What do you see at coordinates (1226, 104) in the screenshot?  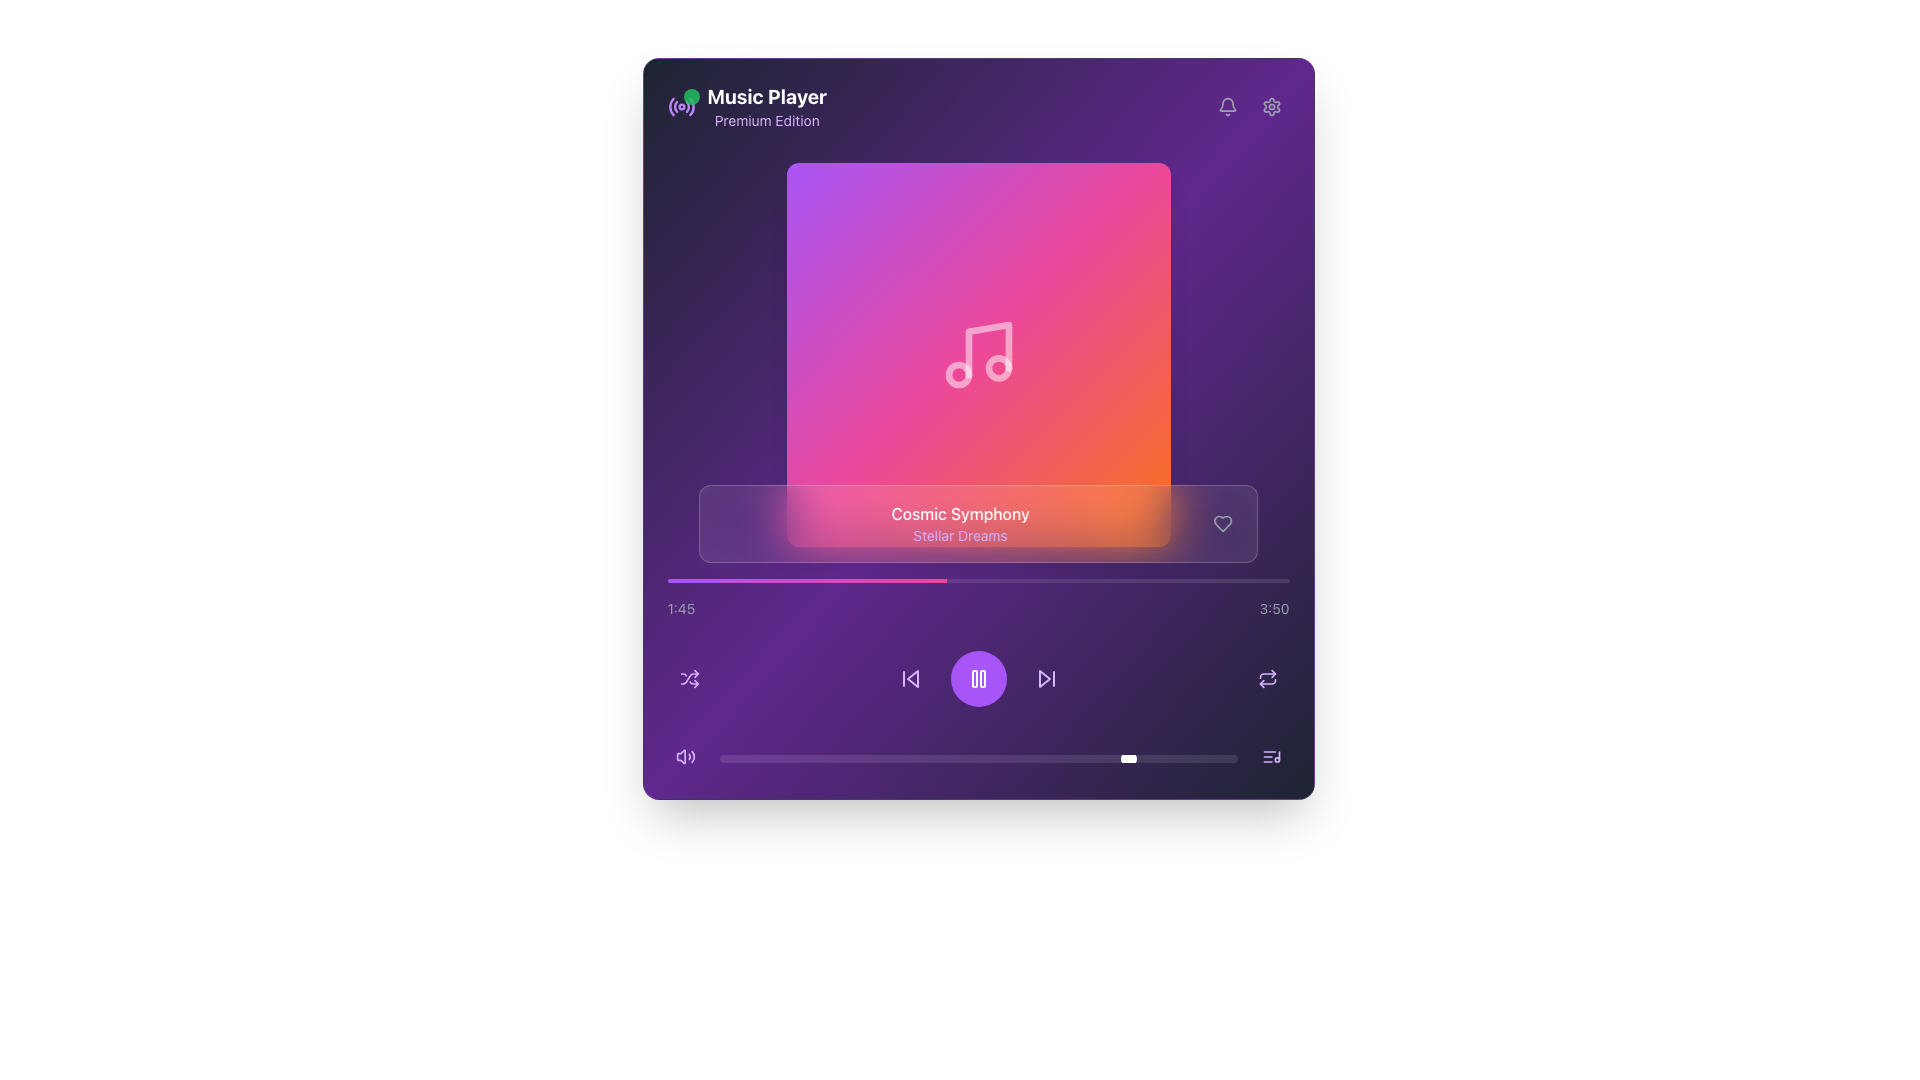 I see `the notification indicator icon located at the top-right of the application's main header, adjacent to the gear icon` at bounding box center [1226, 104].